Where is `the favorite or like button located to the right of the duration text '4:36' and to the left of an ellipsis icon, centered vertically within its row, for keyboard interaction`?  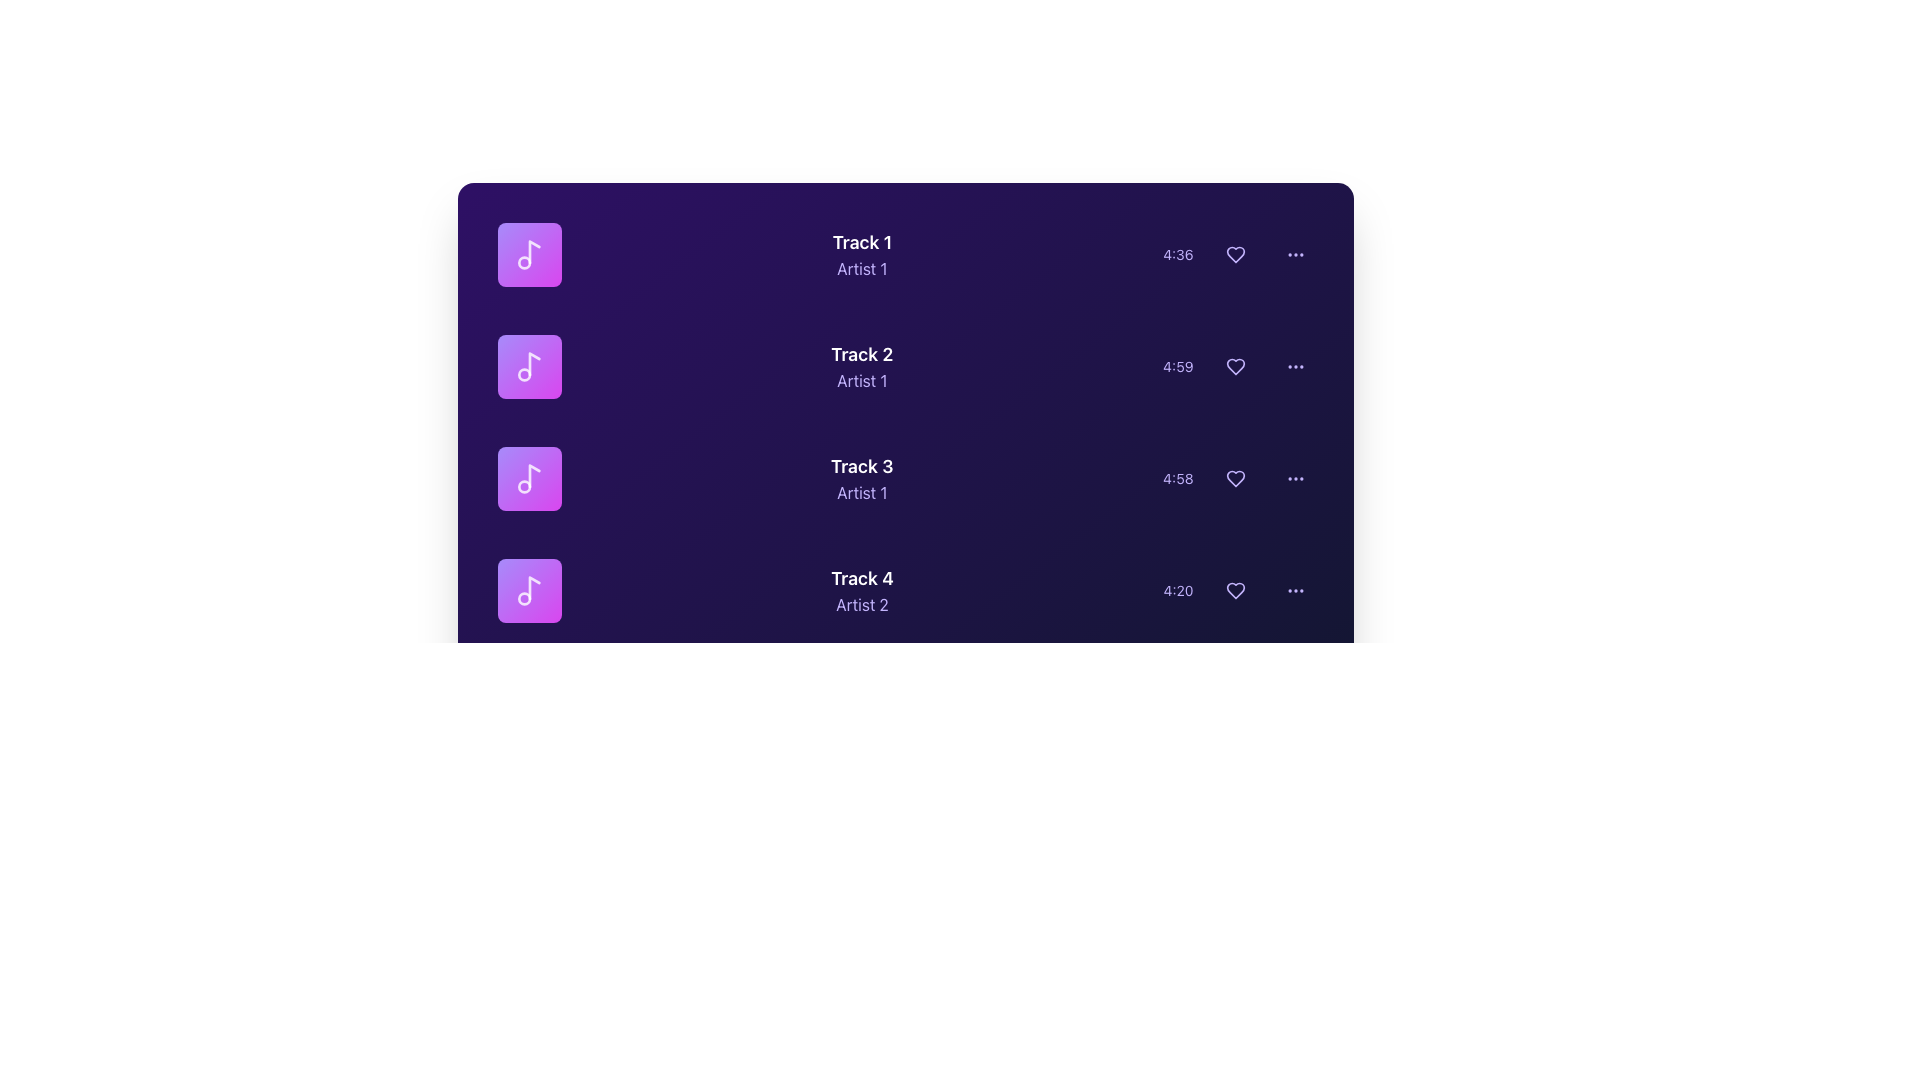
the favorite or like button located to the right of the duration text '4:36' and to the left of an ellipsis icon, centered vertically within its row, for keyboard interaction is located at coordinates (1234, 253).